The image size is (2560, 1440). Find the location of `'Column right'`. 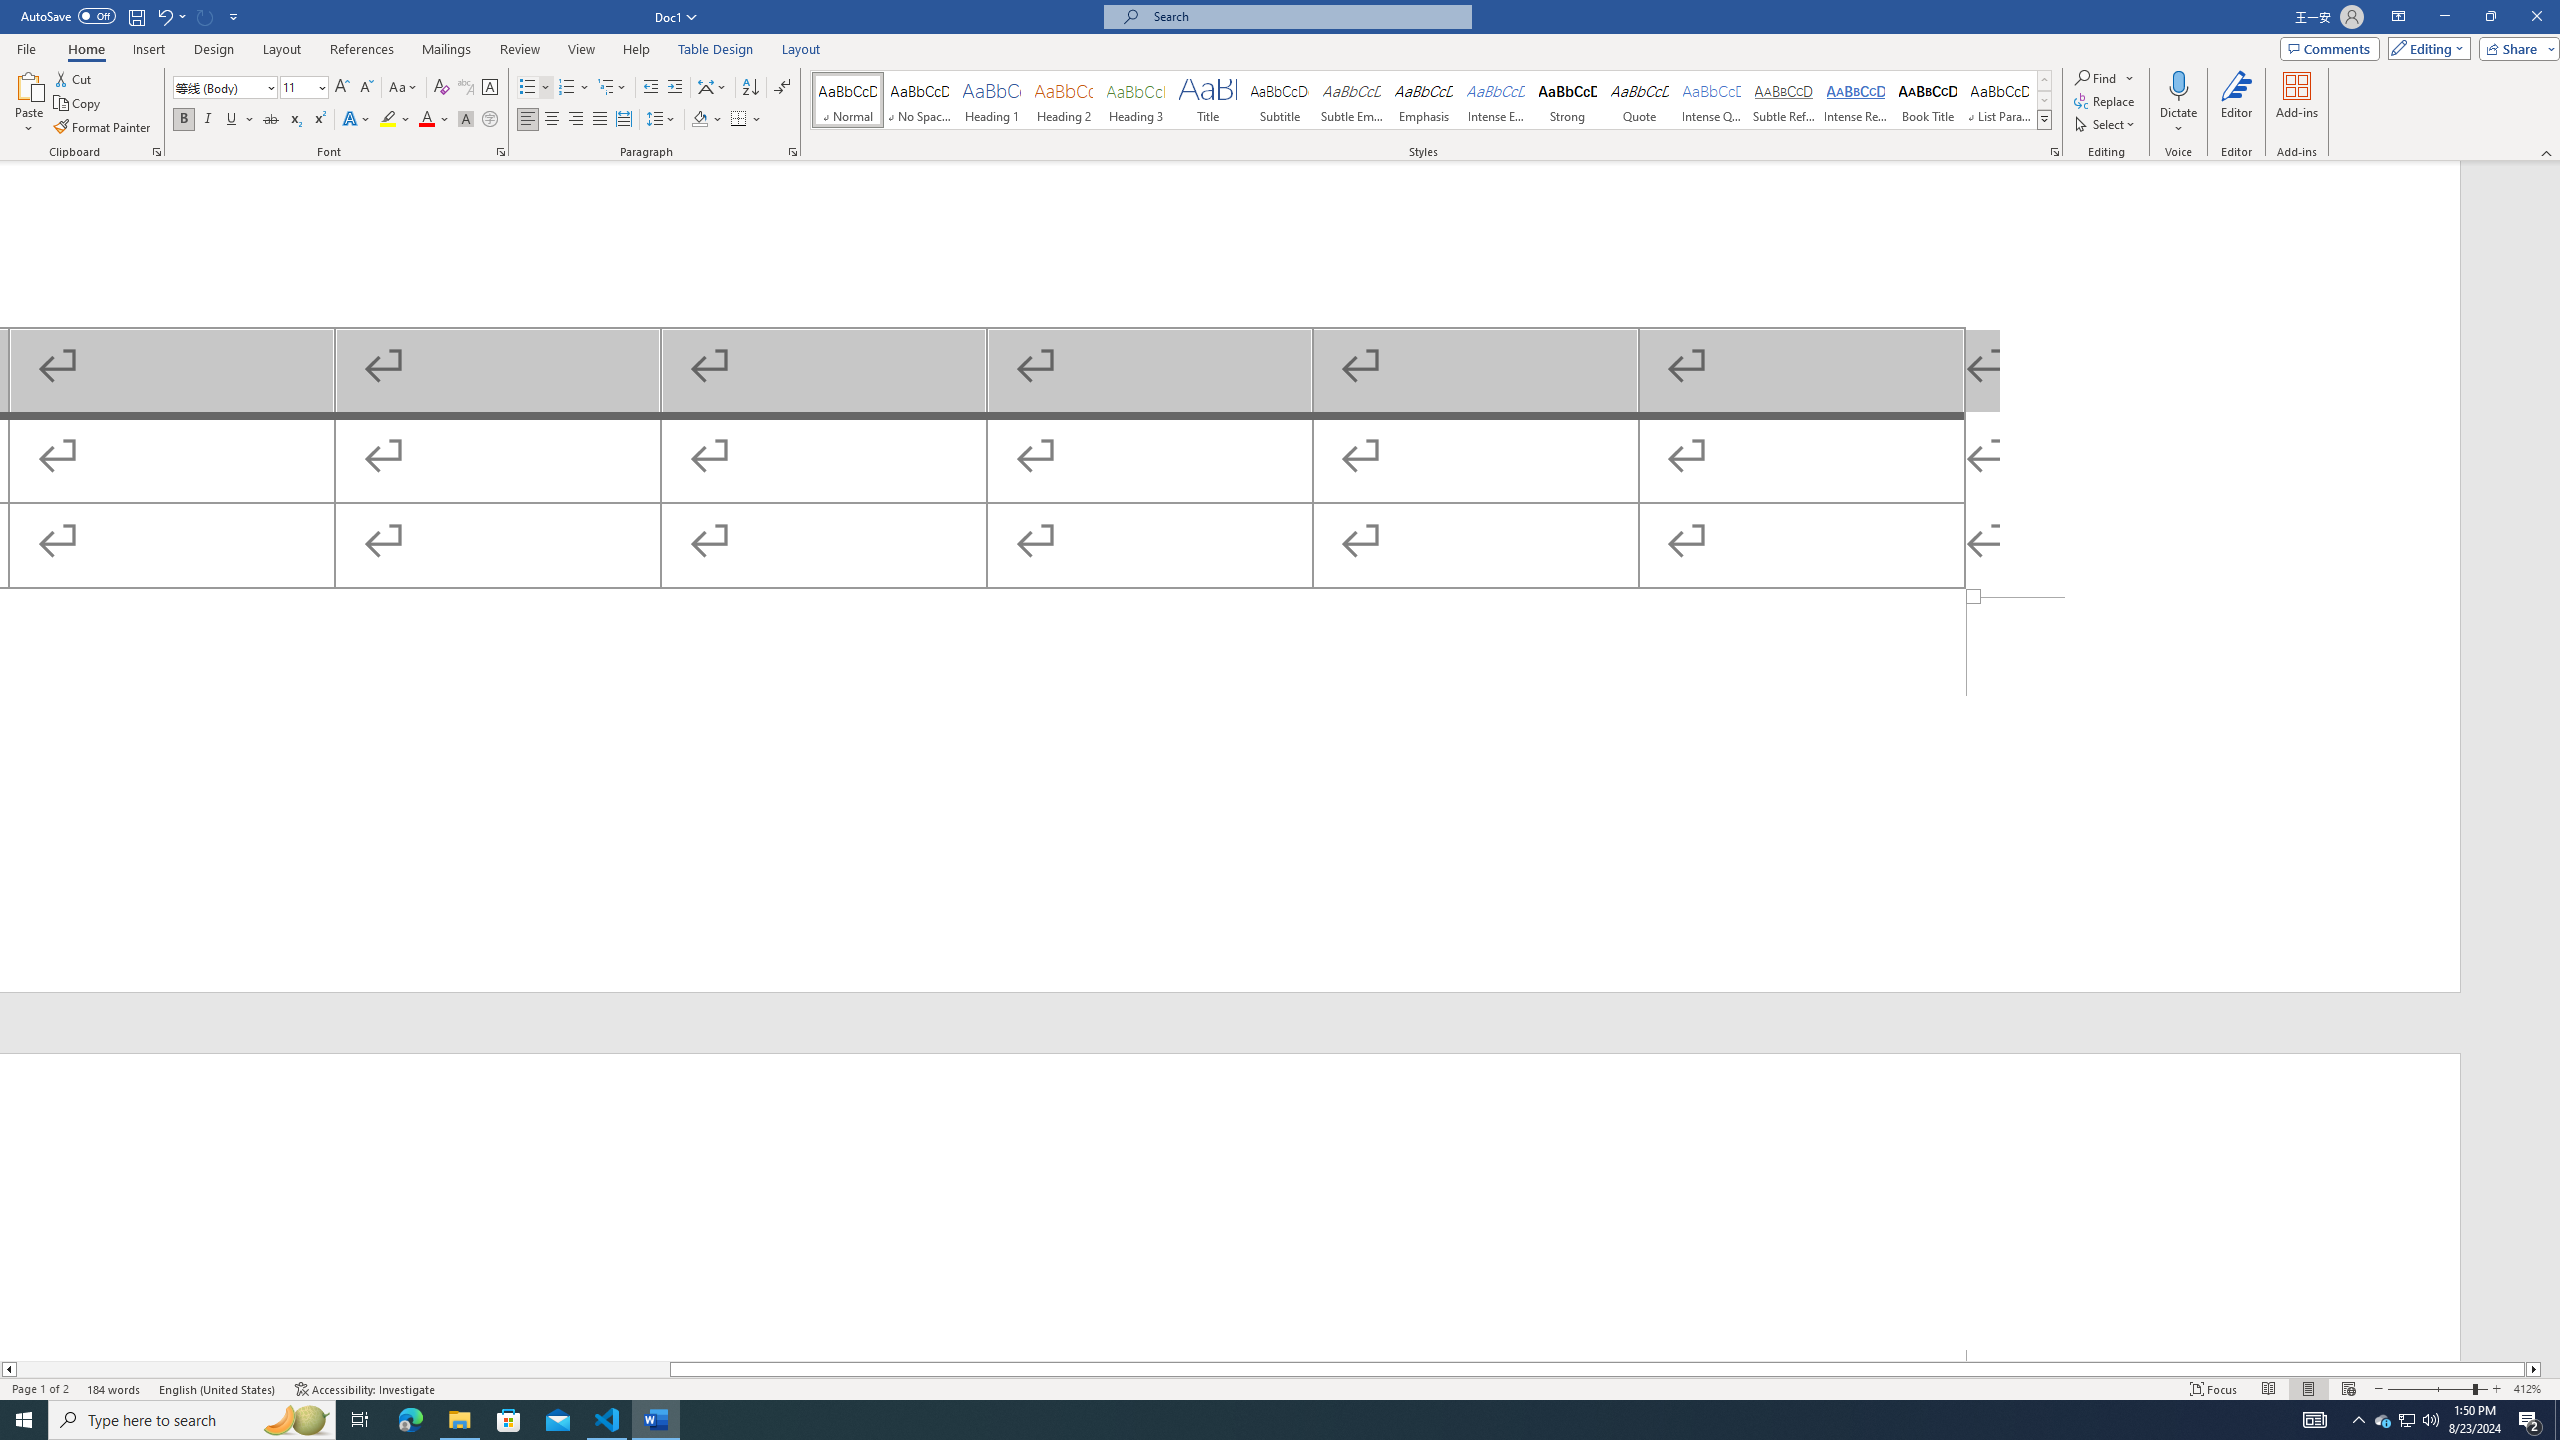

'Column right' is located at coordinates (2533, 1368).